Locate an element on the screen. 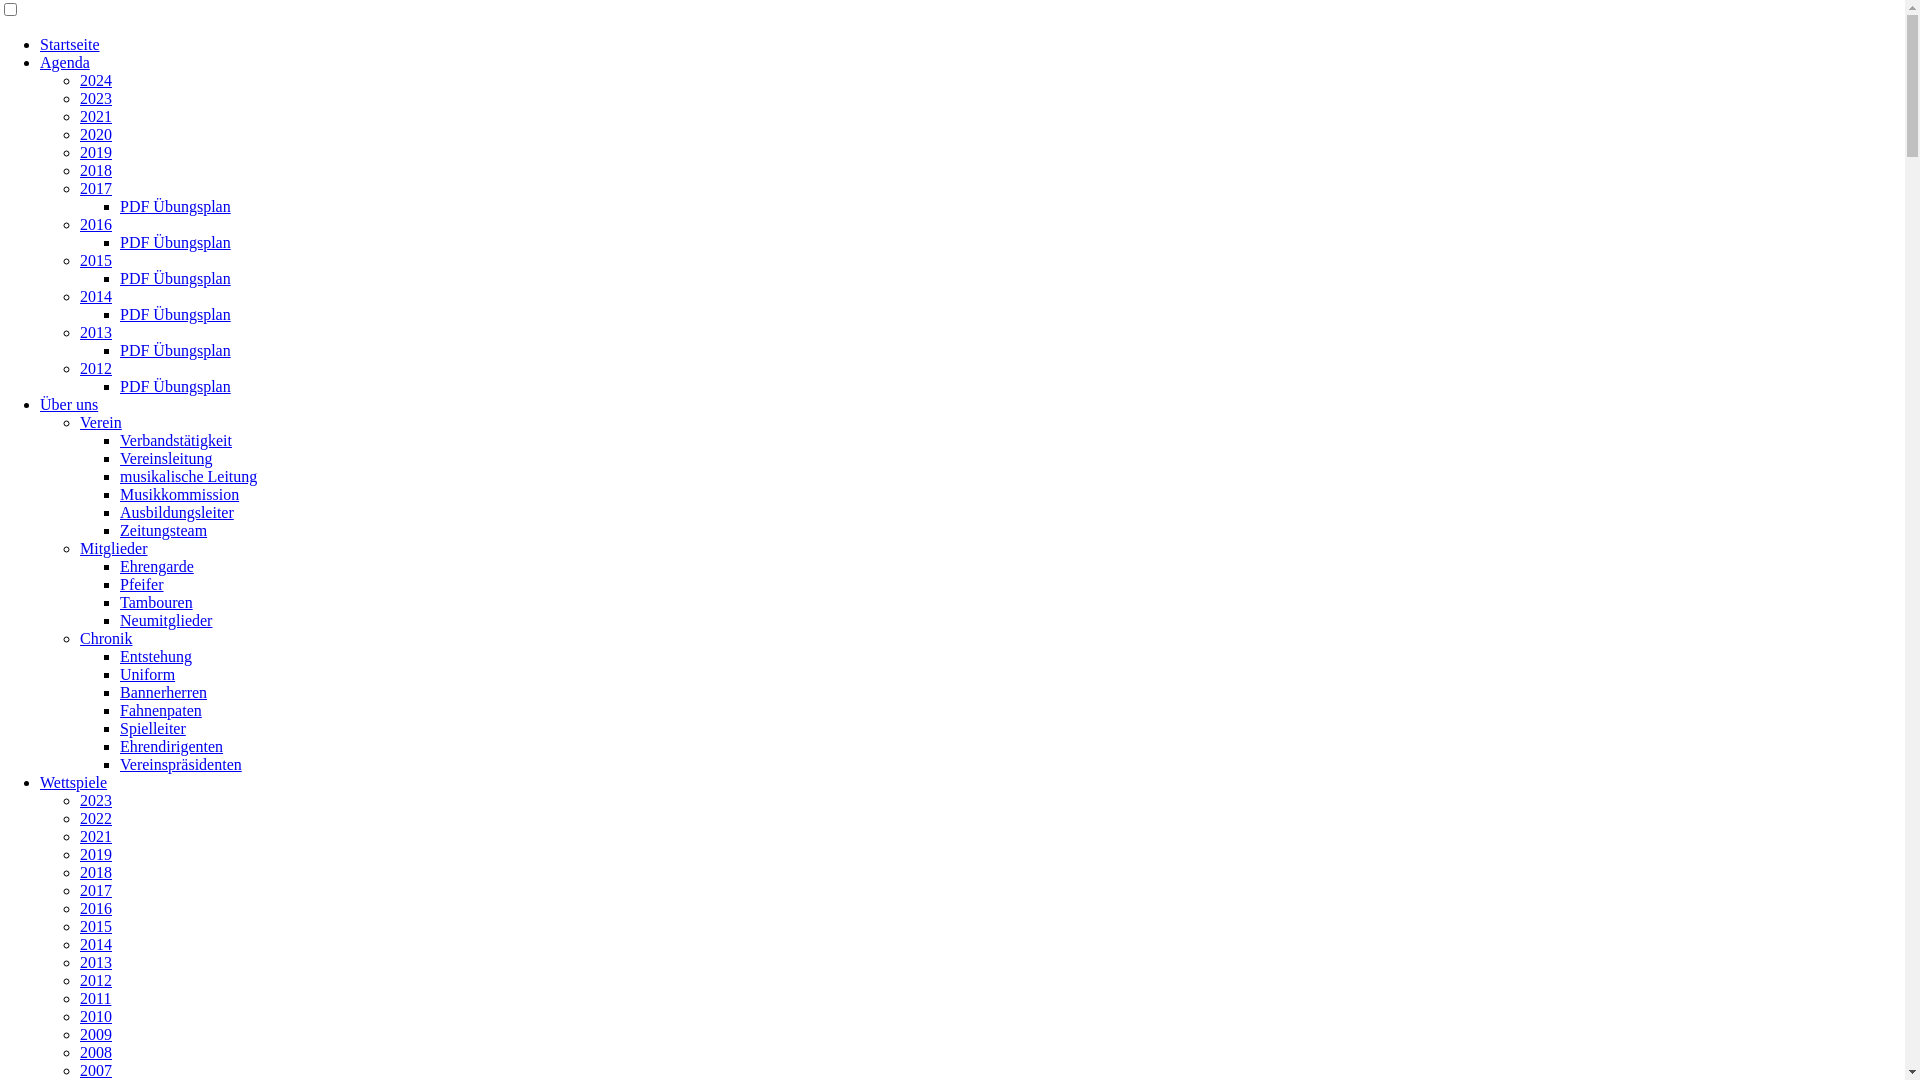 Image resolution: width=1920 pixels, height=1080 pixels. 'Pfeifer' is located at coordinates (141, 584).